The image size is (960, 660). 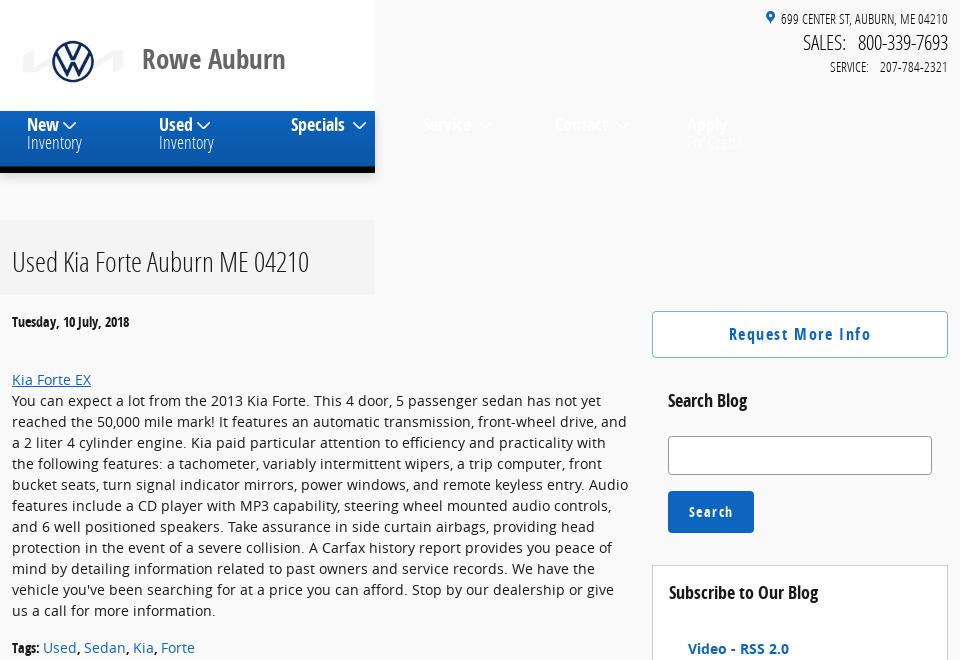 What do you see at coordinates (187, 145) in the screenshot?
I see `'Happy New Year To All!'` at bounding box center [187, 145].